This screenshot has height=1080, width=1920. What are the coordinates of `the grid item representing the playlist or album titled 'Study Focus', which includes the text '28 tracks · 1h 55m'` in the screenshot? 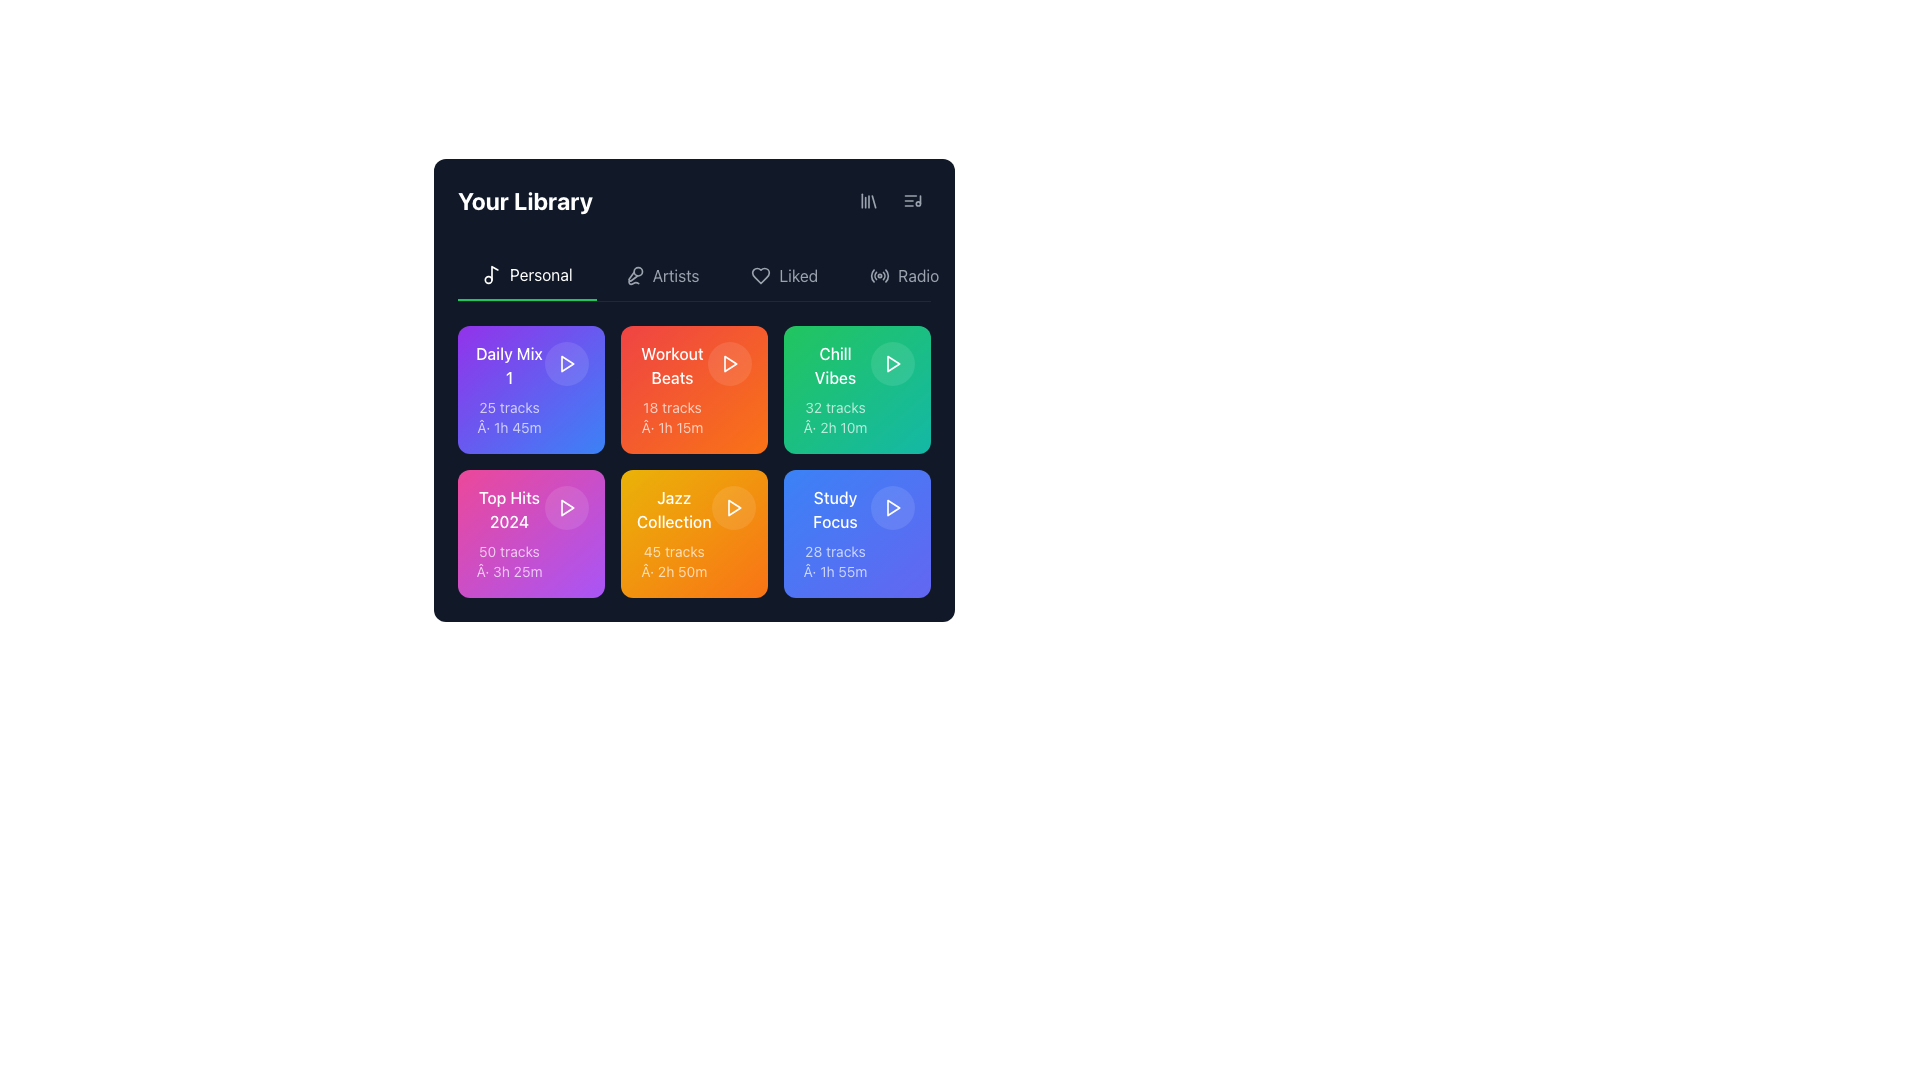 It's located at (835, 532).